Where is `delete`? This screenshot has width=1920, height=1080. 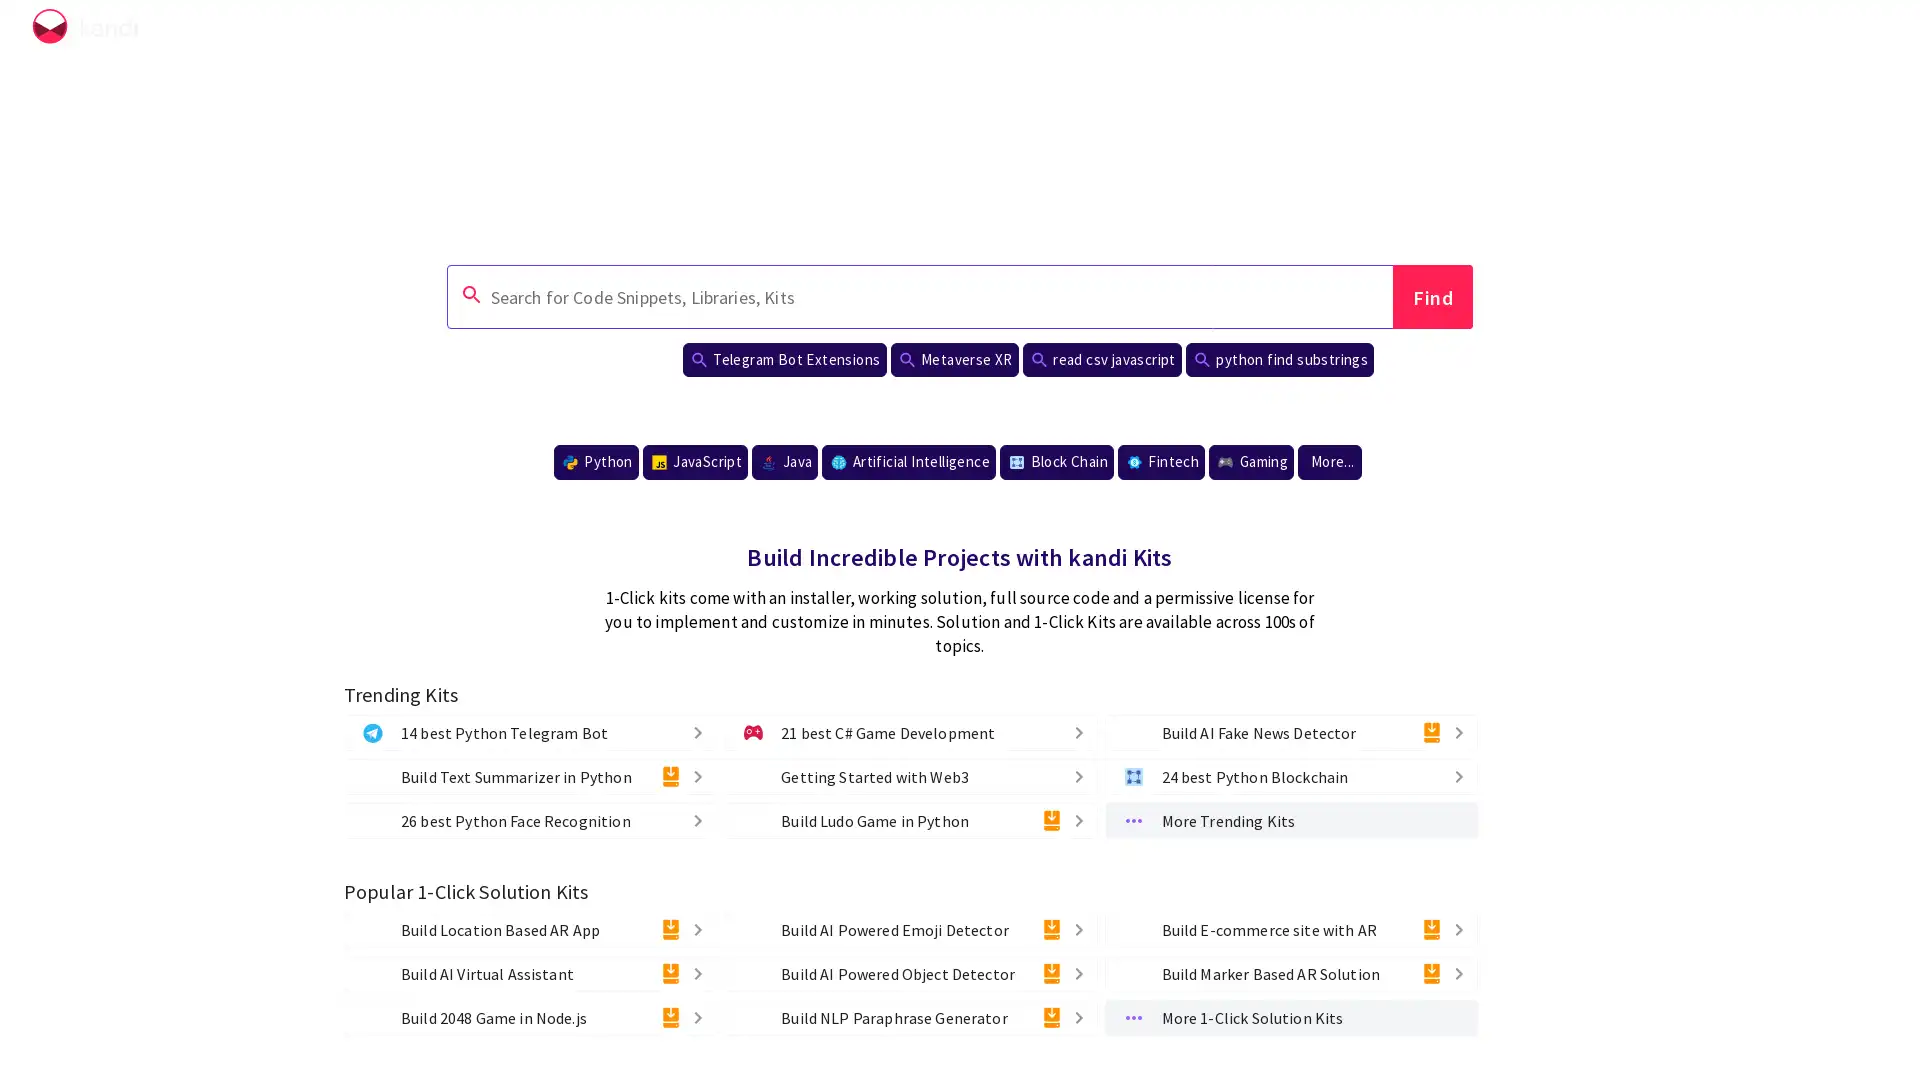 delete is located at coordinates (671, 971).